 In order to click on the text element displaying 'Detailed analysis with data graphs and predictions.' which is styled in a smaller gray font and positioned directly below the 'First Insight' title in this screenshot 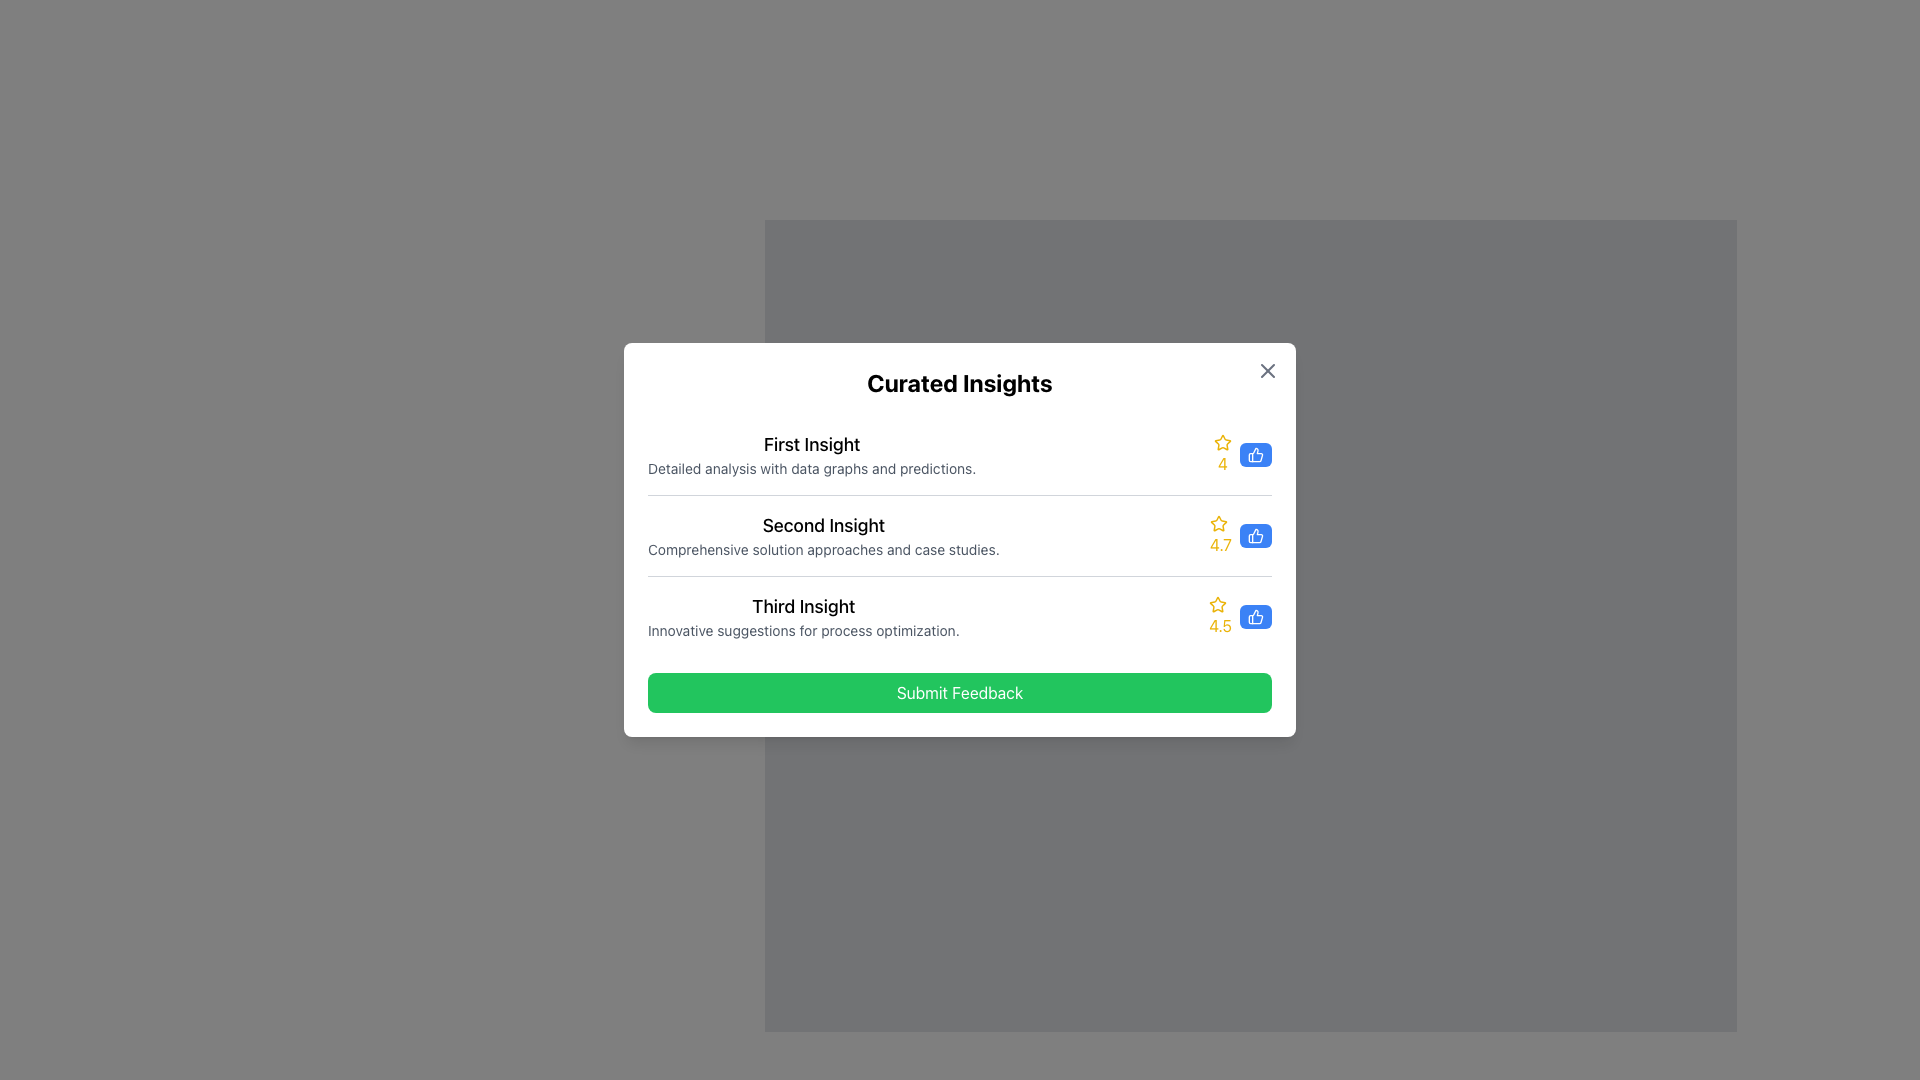, I will do `click(812, 469)`.